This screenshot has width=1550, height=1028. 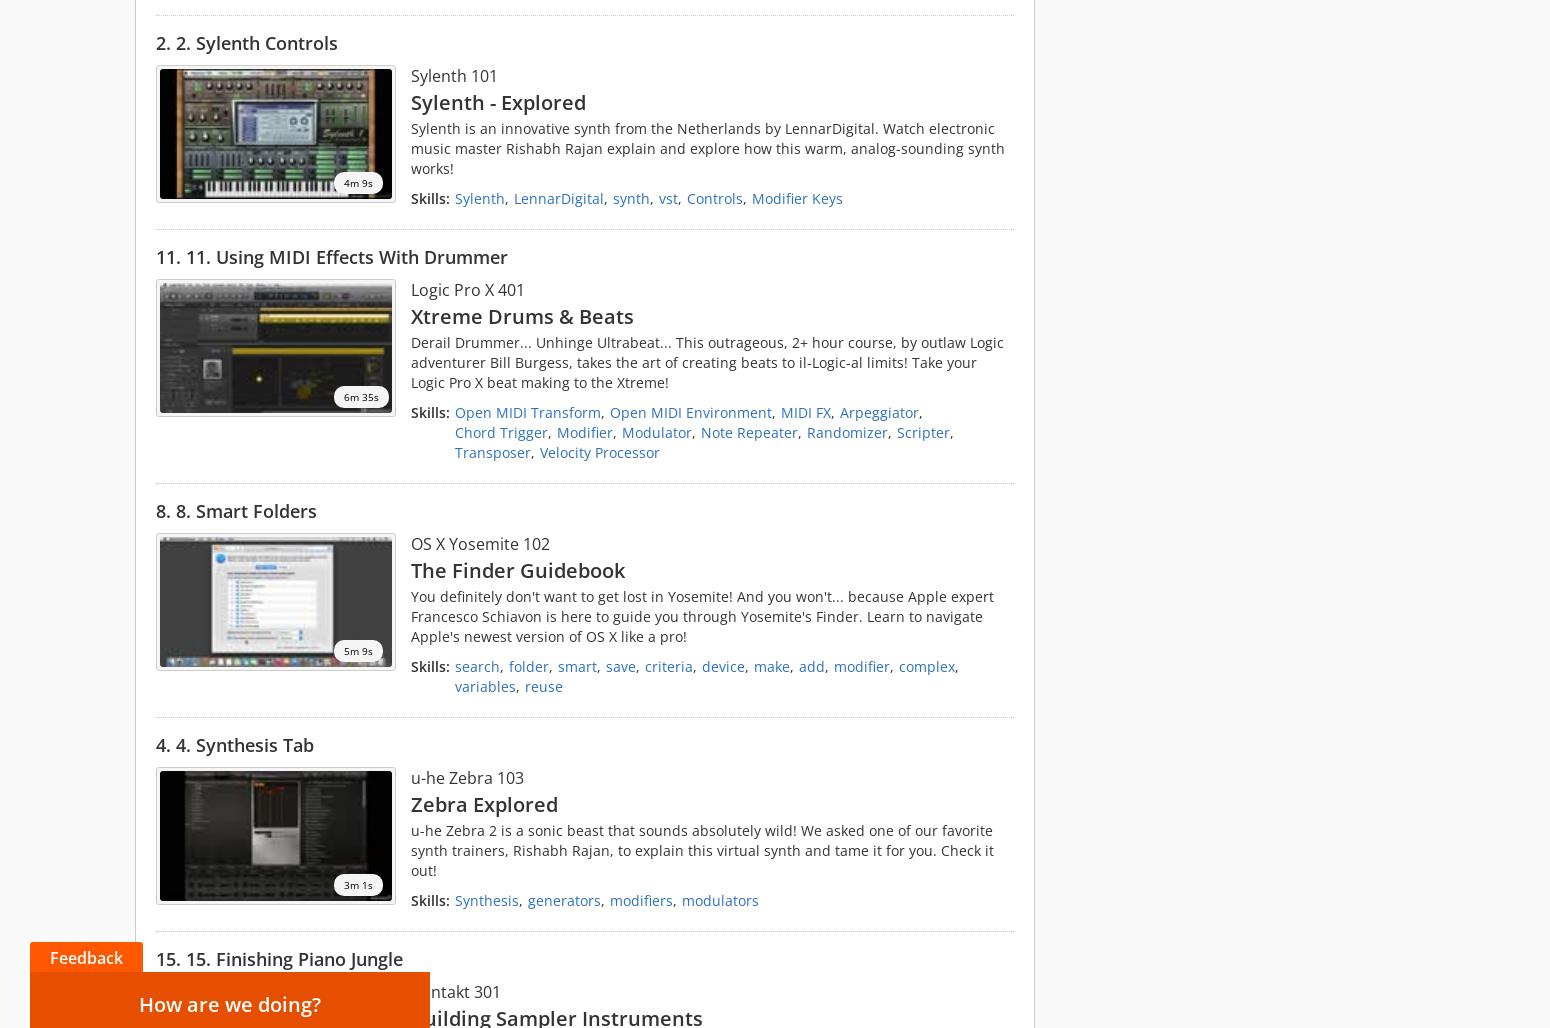 What do you see at coordinates (411, 804) in the screenshot?
I see `'Zebra Explored'` at bounding box center [411, 804].